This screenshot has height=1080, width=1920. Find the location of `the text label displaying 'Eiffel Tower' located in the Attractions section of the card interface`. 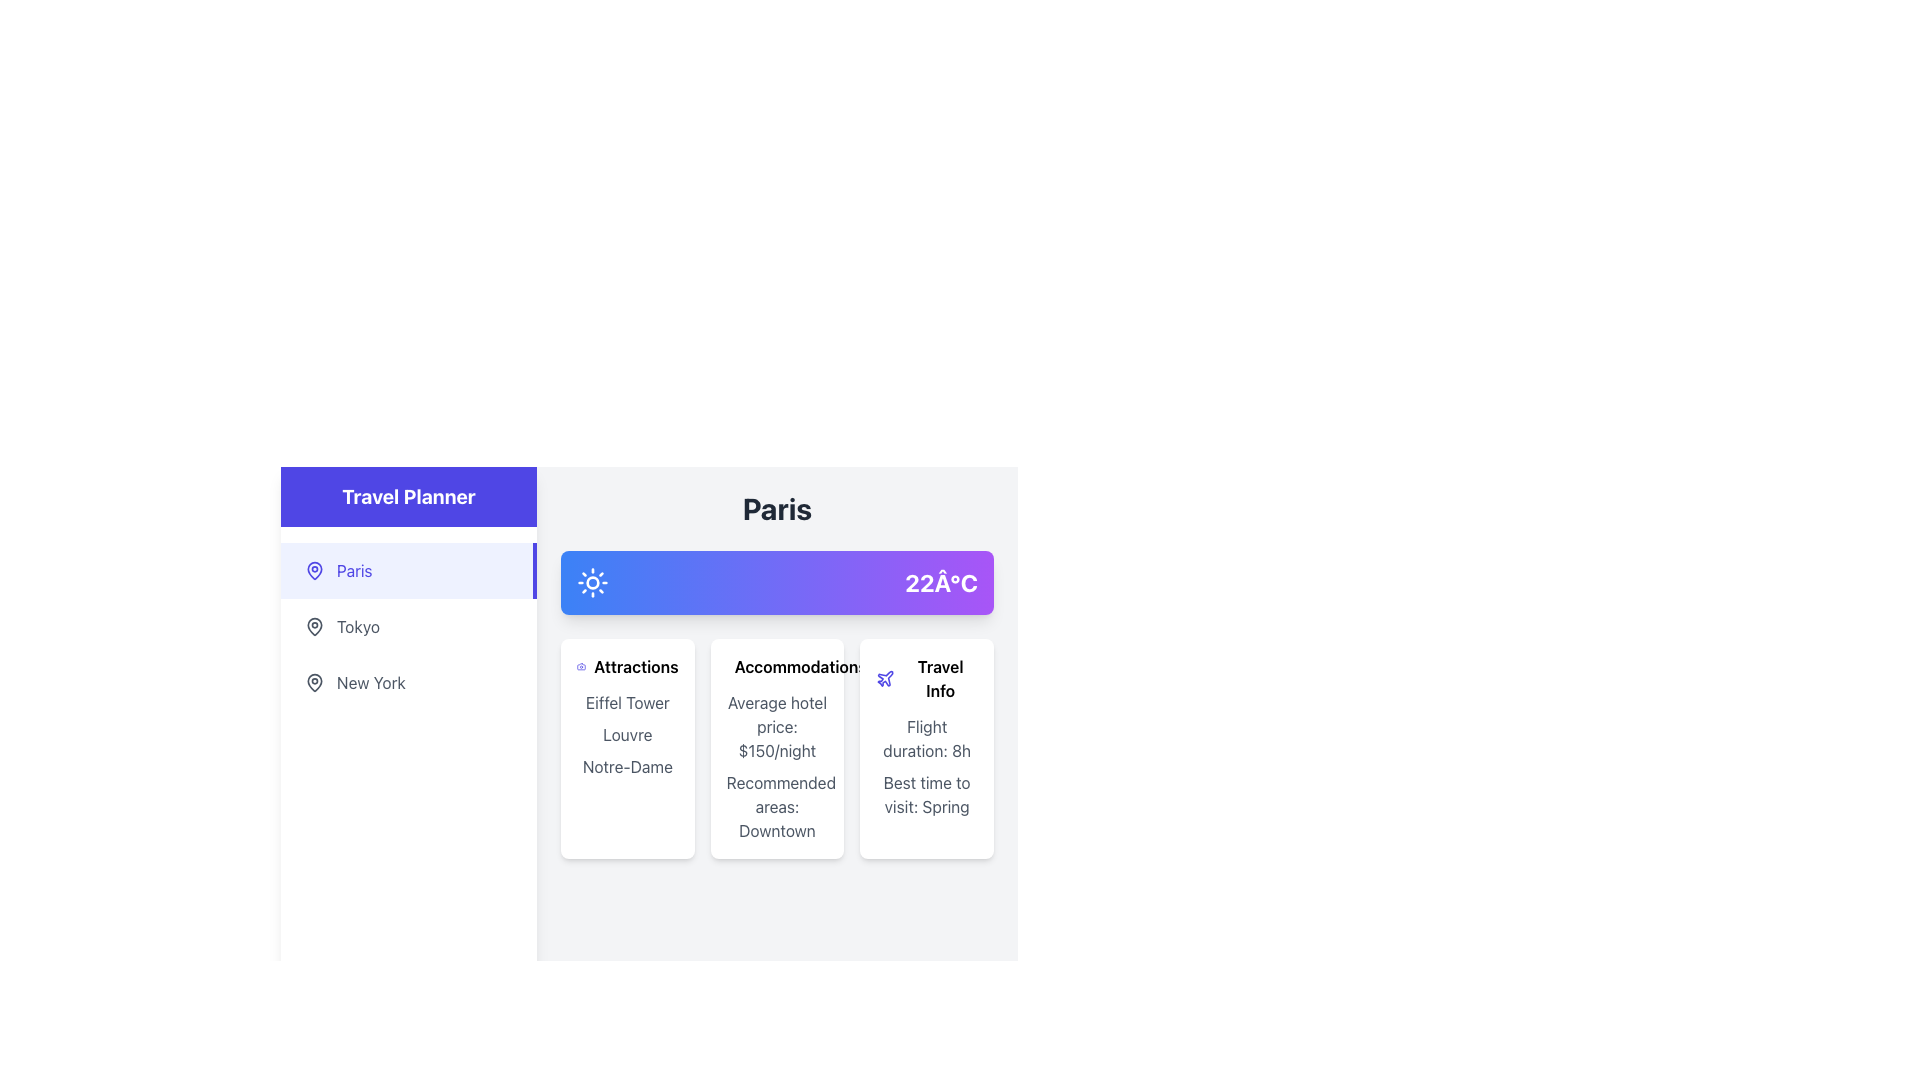

the text label displaying 'Eiffel Tower' located in the Attractions section of the card interface is located at coordinates (626, 701).